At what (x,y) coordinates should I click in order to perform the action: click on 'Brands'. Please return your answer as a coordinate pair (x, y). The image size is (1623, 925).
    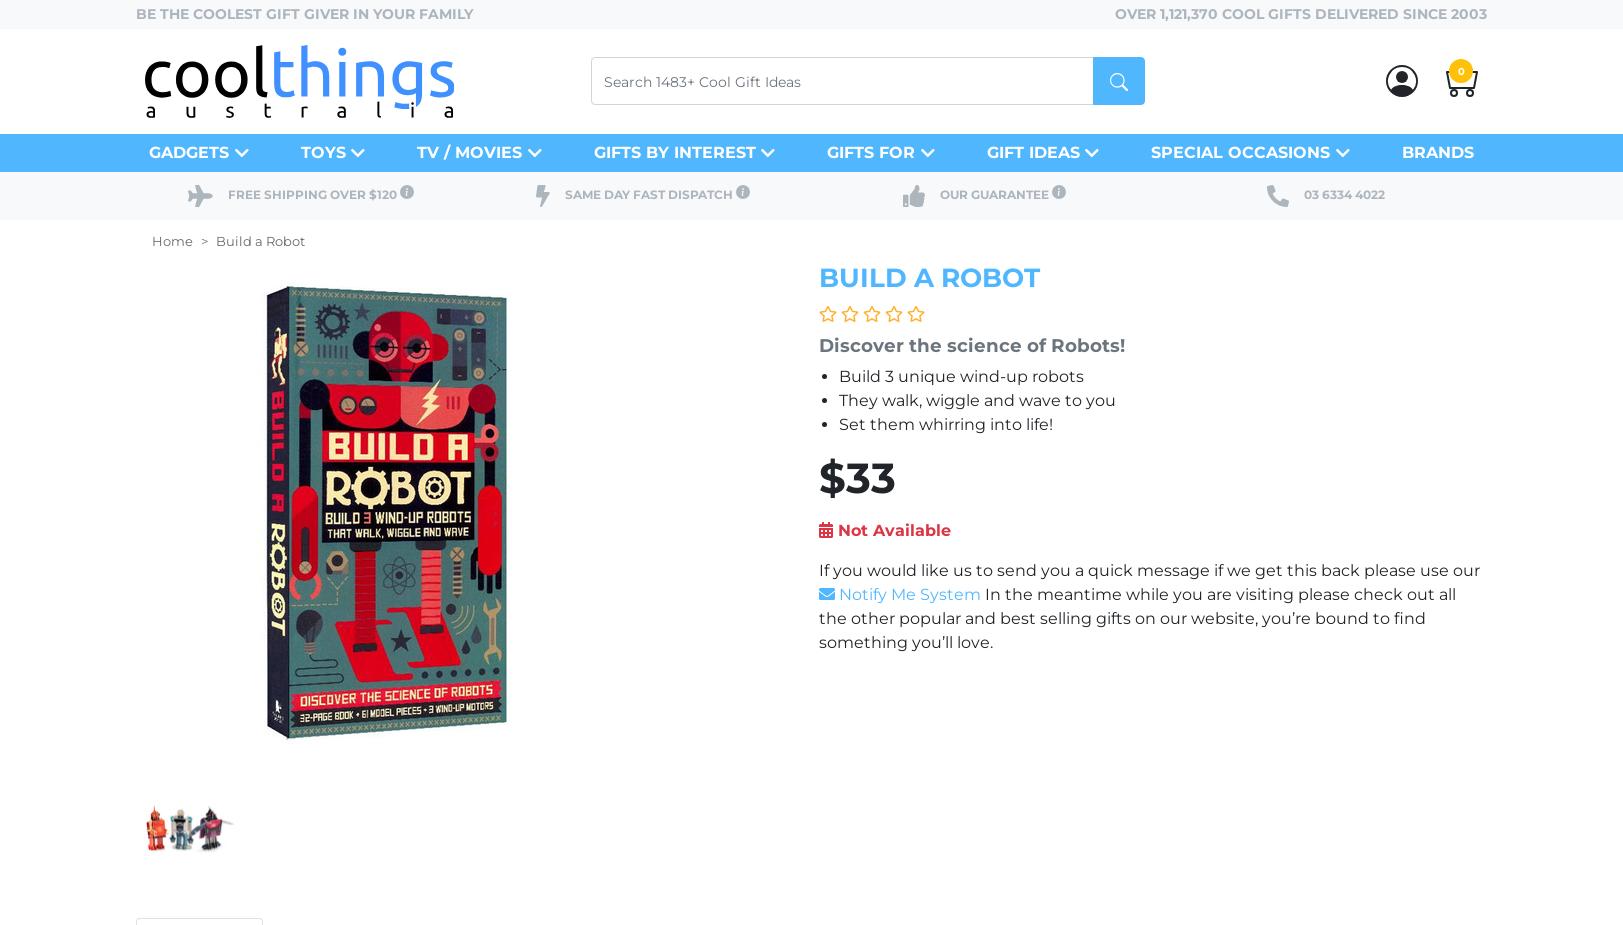
    Looking at the image, I should click on (1436, 150).